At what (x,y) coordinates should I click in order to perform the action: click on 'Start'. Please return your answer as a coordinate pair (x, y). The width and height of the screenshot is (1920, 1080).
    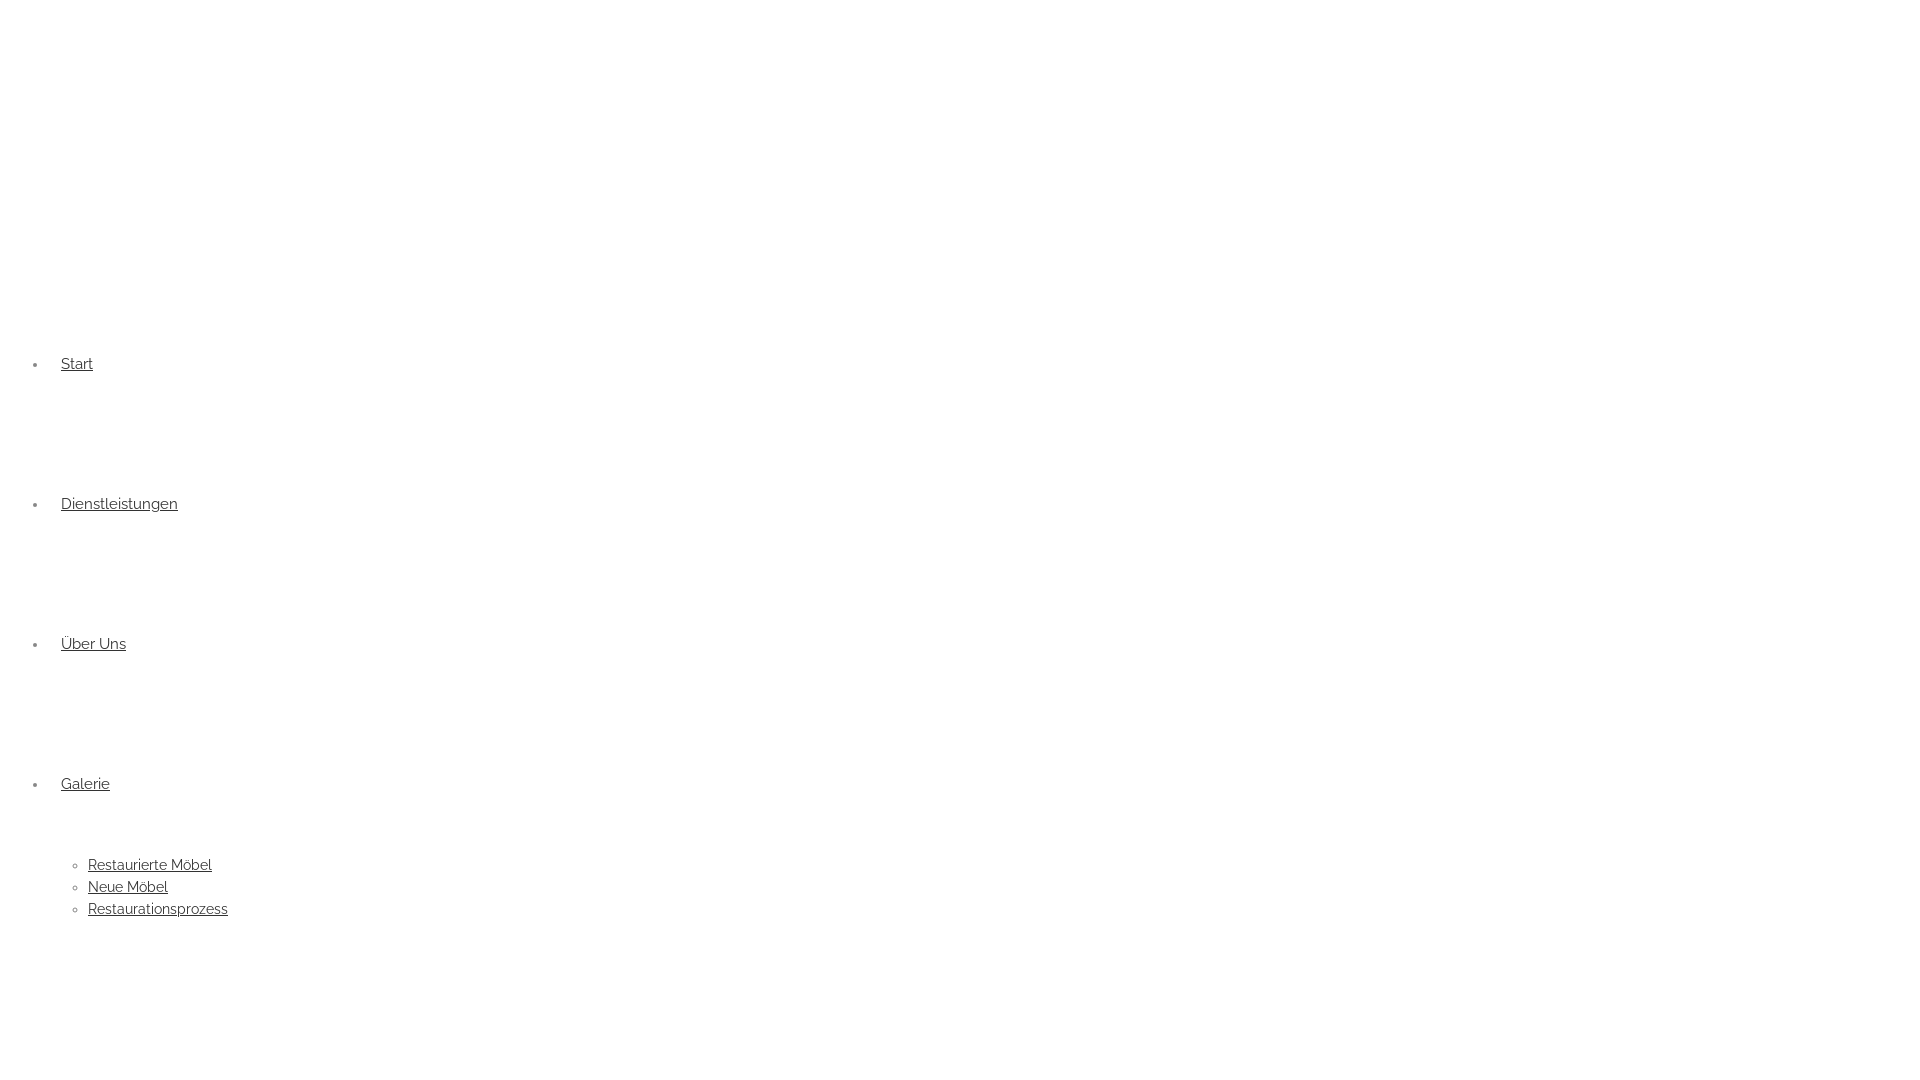
    Looking at the image, I should click on (48, 363).